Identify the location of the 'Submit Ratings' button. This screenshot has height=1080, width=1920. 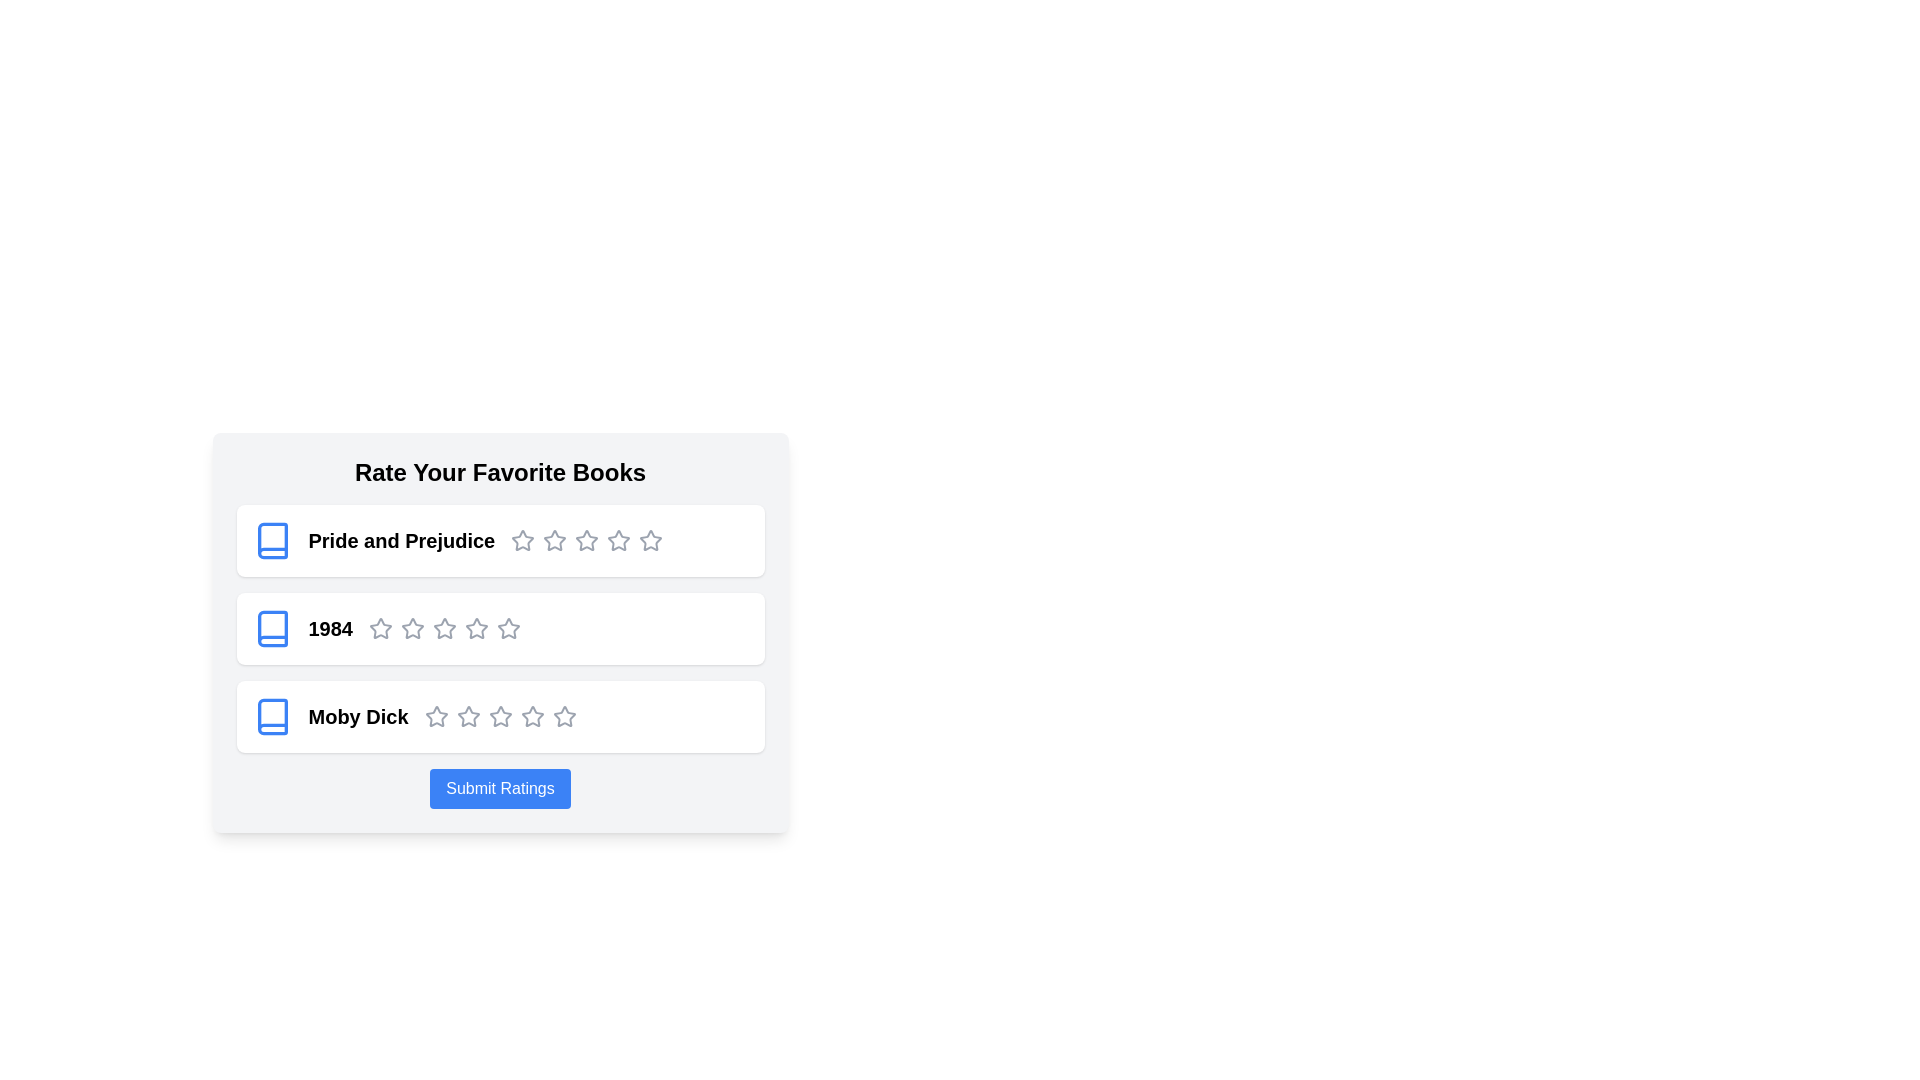
(500, 788).